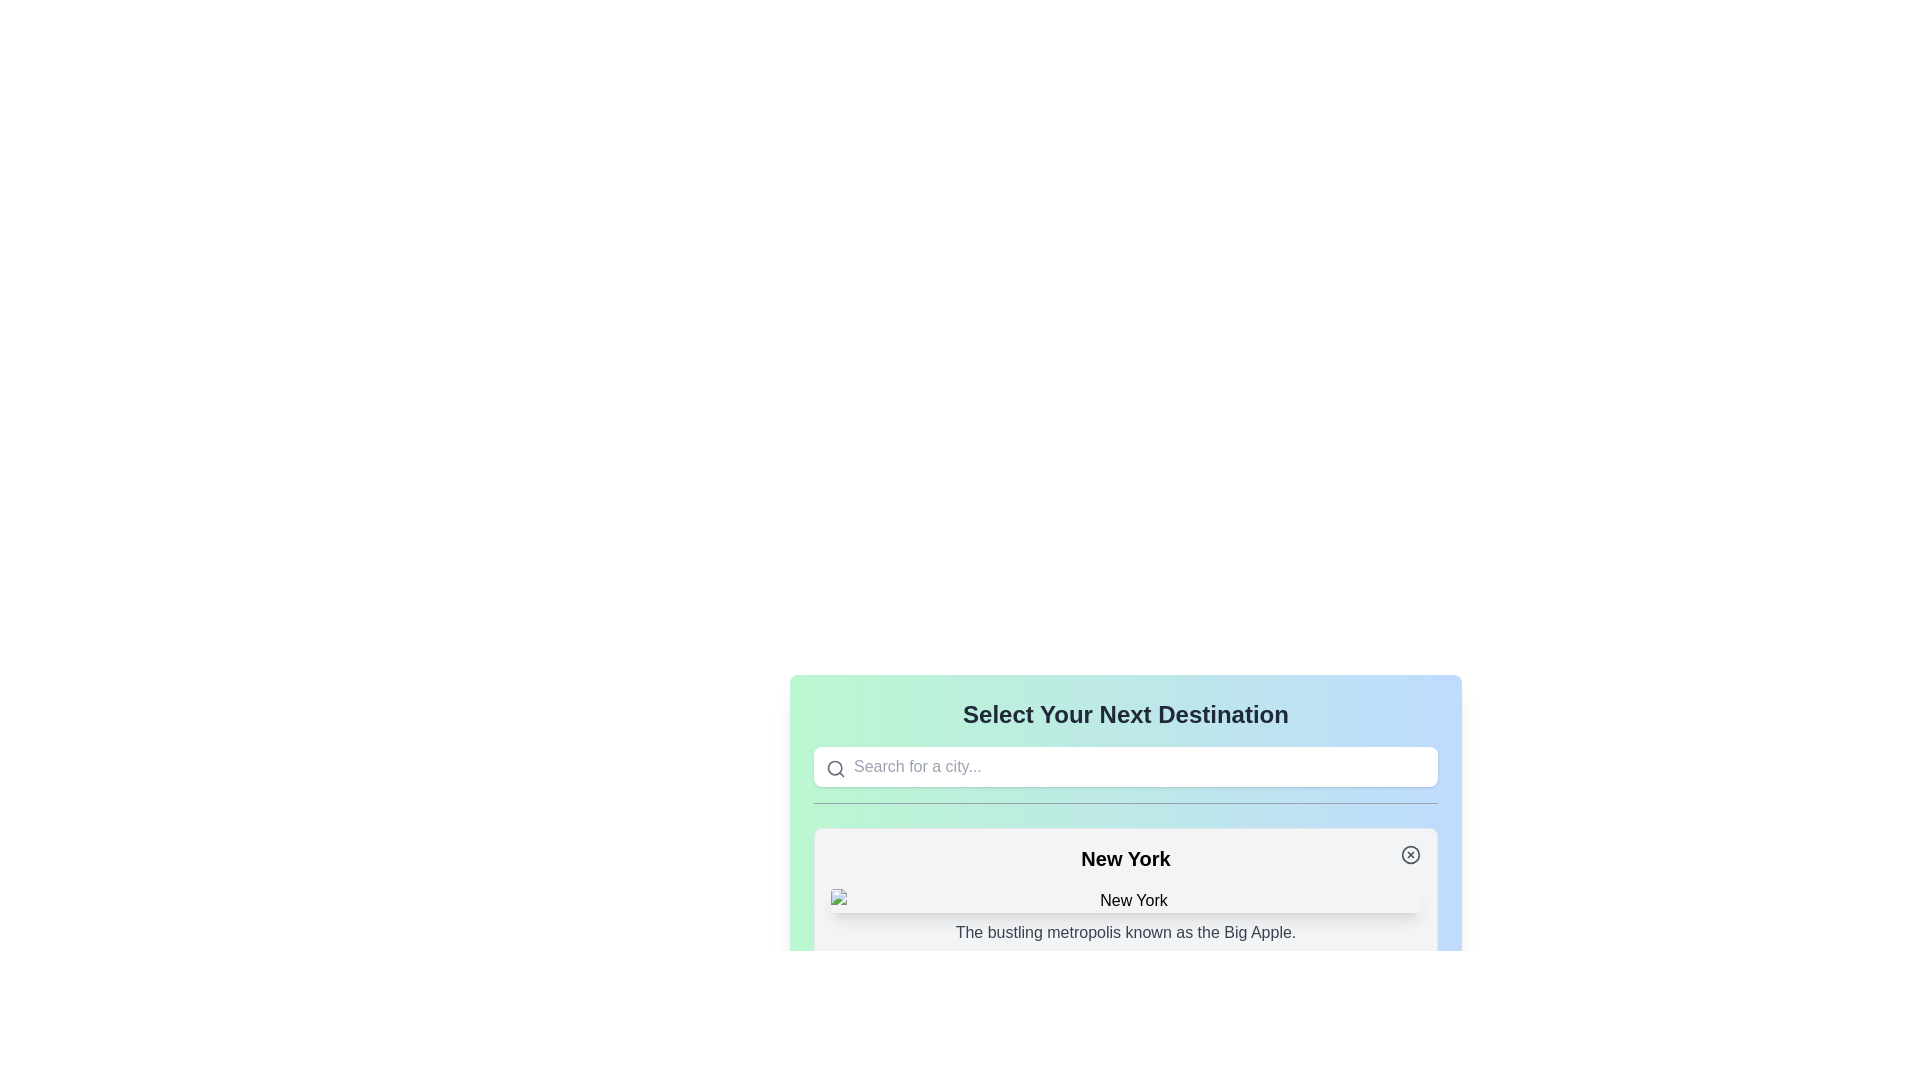  I want to click on the Header section with an embedded input box located at the top of the card-like interface, which allows users to search for a city as their next destination, so click(1126, 751).